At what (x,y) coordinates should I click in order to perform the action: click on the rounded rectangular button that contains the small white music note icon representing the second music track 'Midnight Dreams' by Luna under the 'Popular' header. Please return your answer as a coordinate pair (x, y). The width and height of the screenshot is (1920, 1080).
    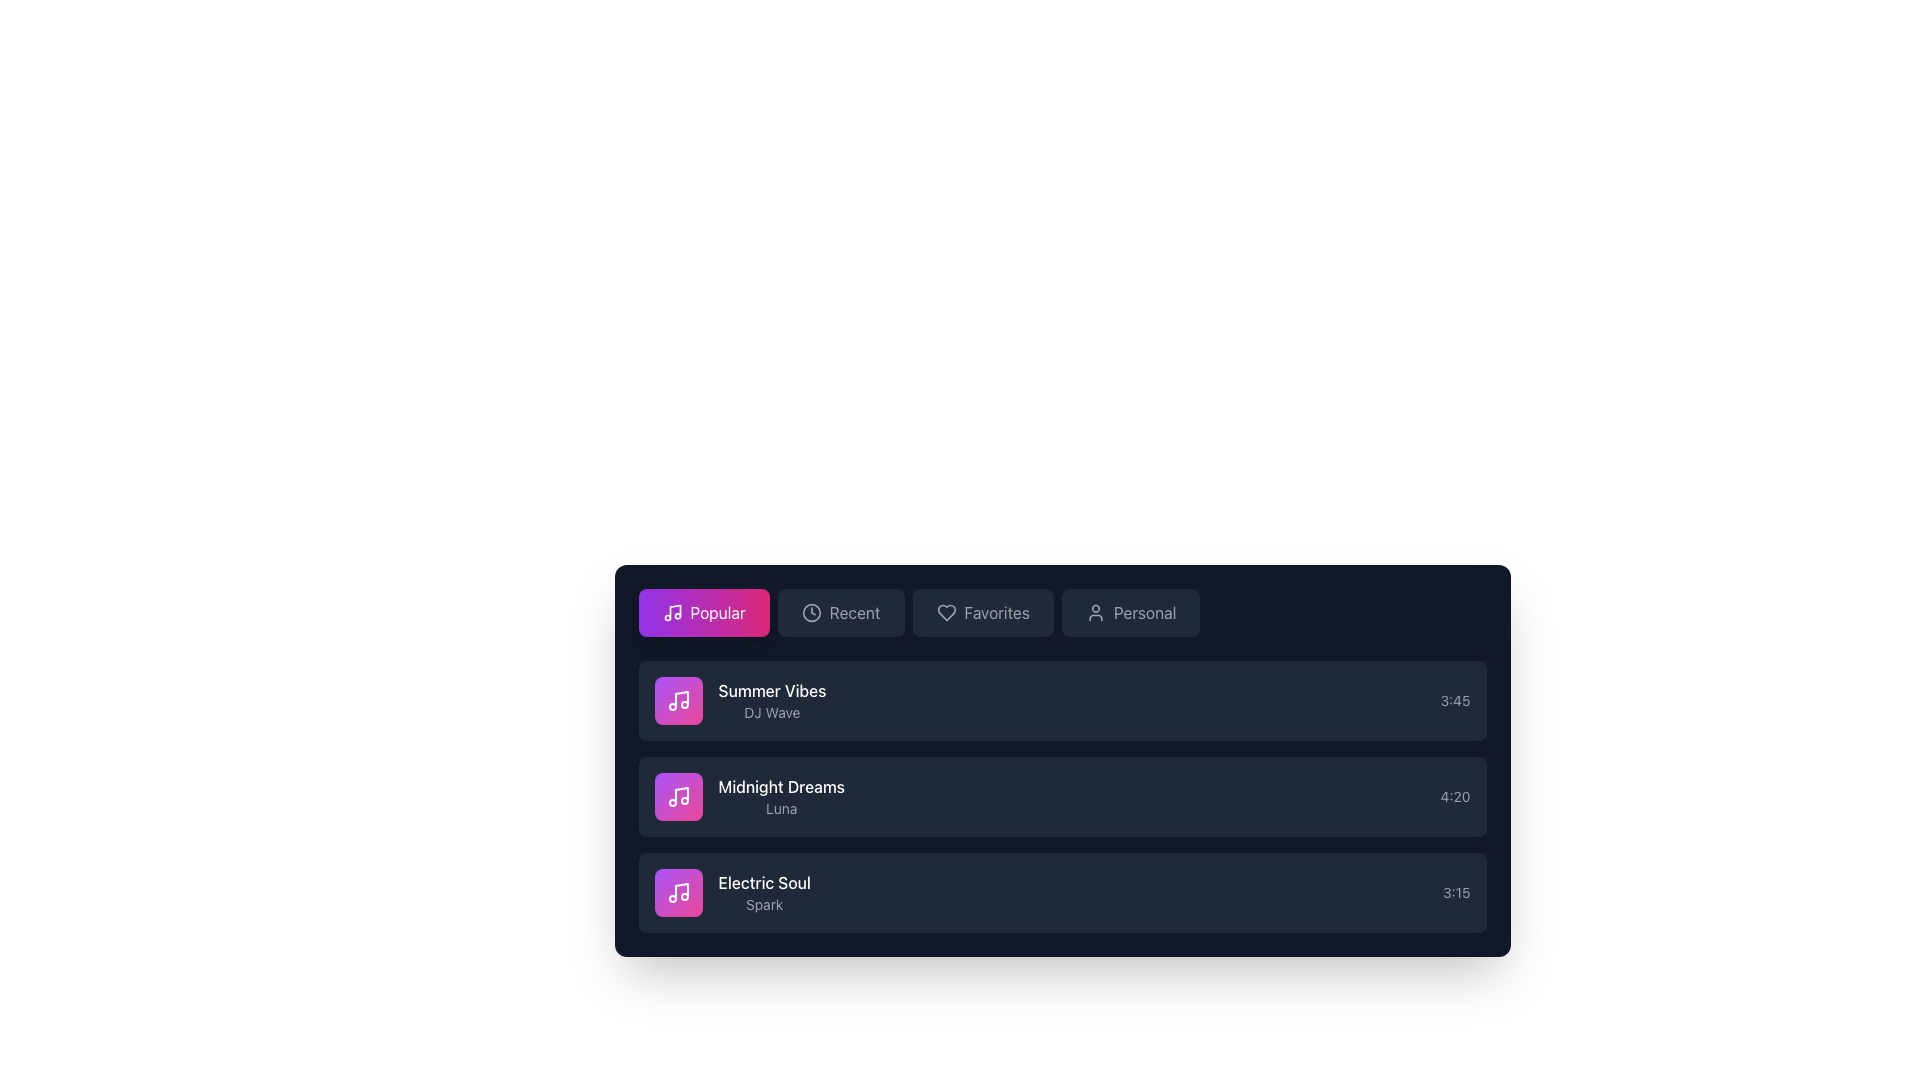
    Looking at the image, I should click on (678, 796).